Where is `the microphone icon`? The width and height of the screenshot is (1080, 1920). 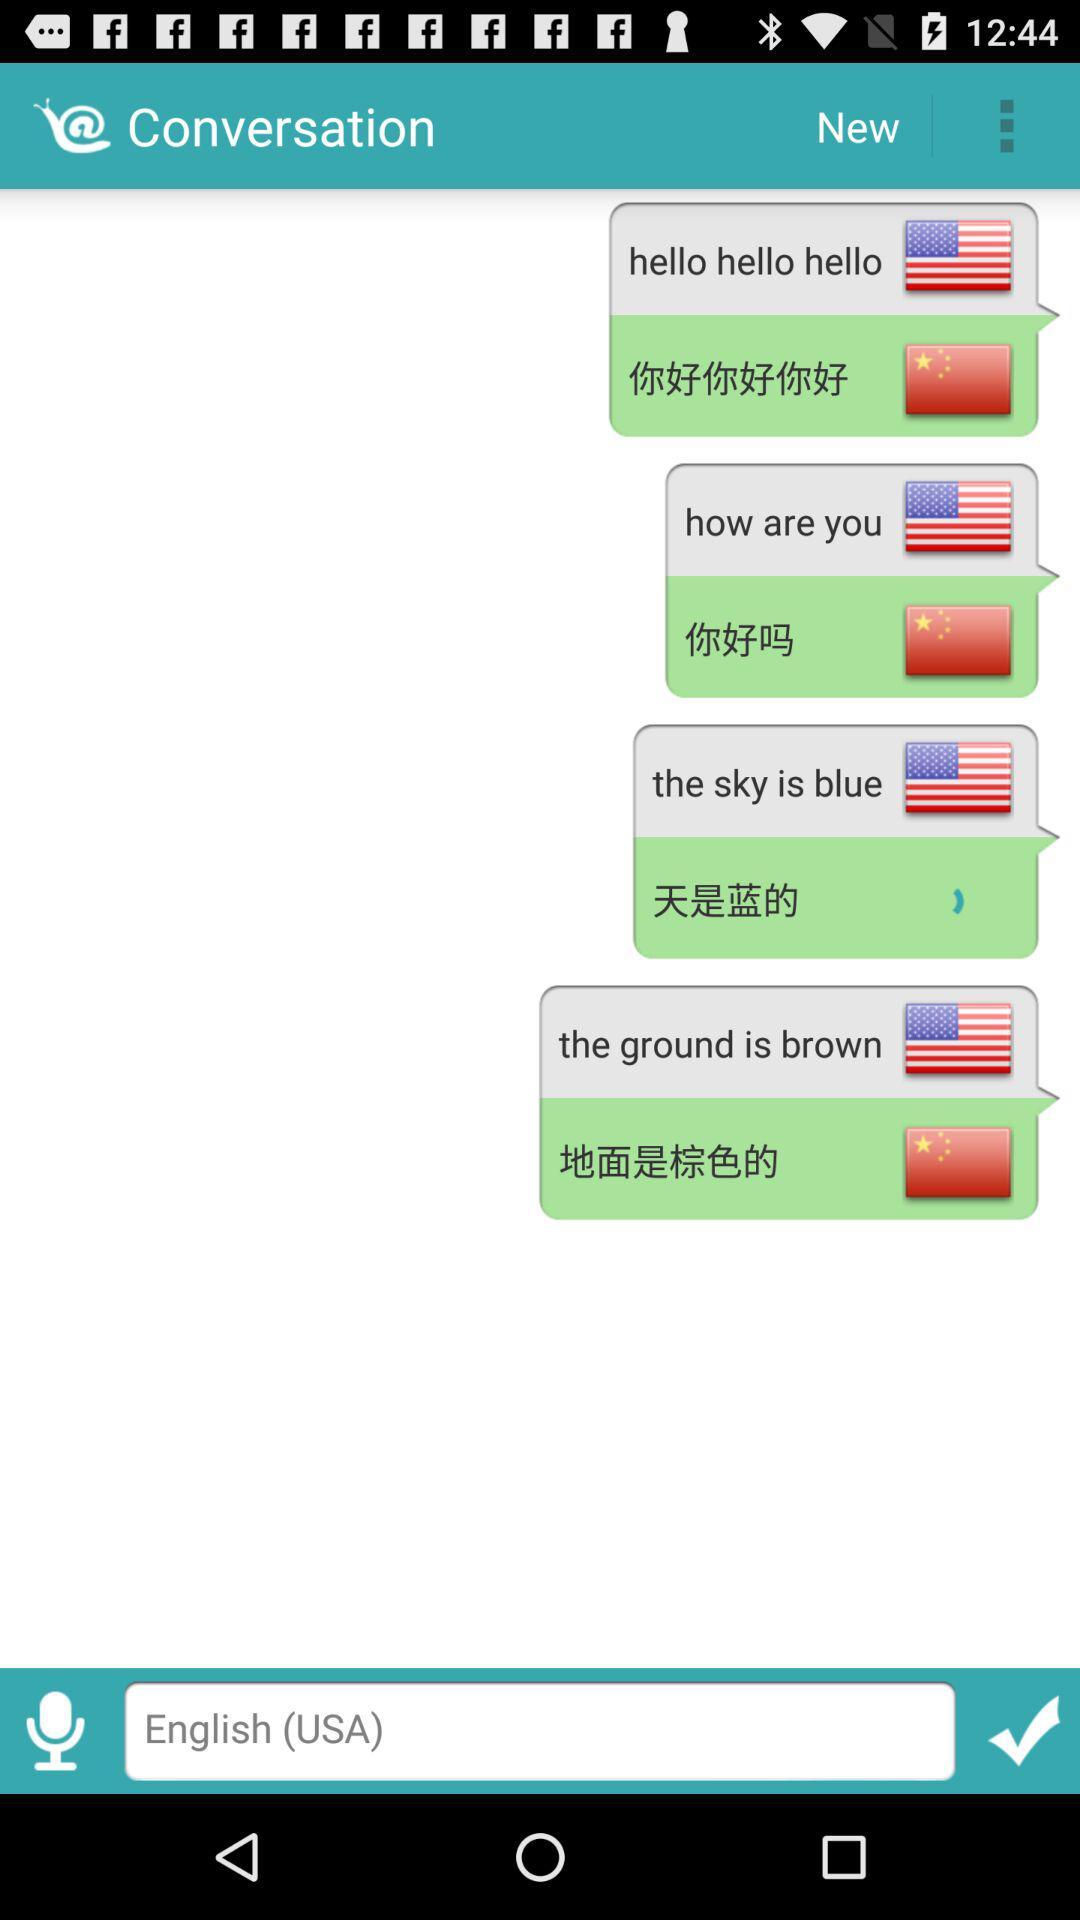
the microphone icon is located at coordinates (54, 1851).